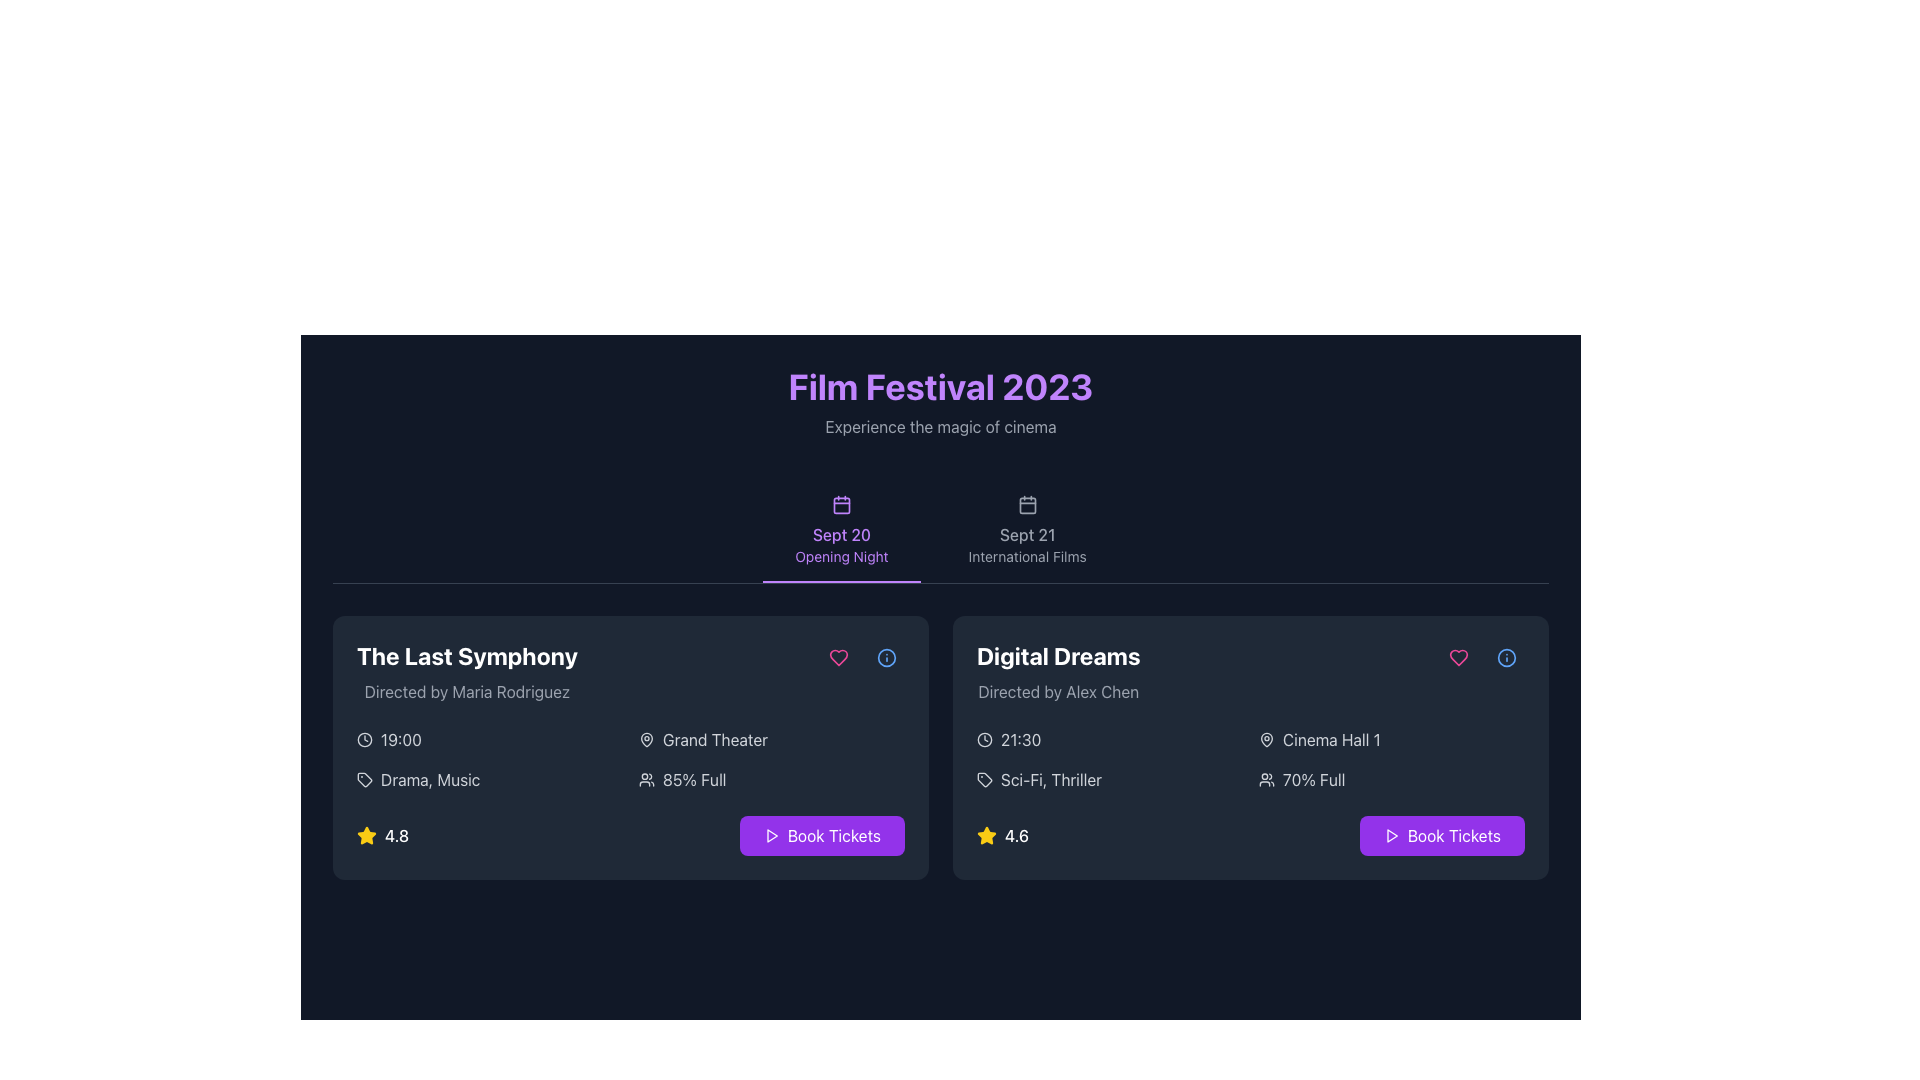  I want to click on the star-shaped icon with a bright yellow color located in the rating section of 'The Last Symphony' card, near the numerical rating value, so click(366, 835).